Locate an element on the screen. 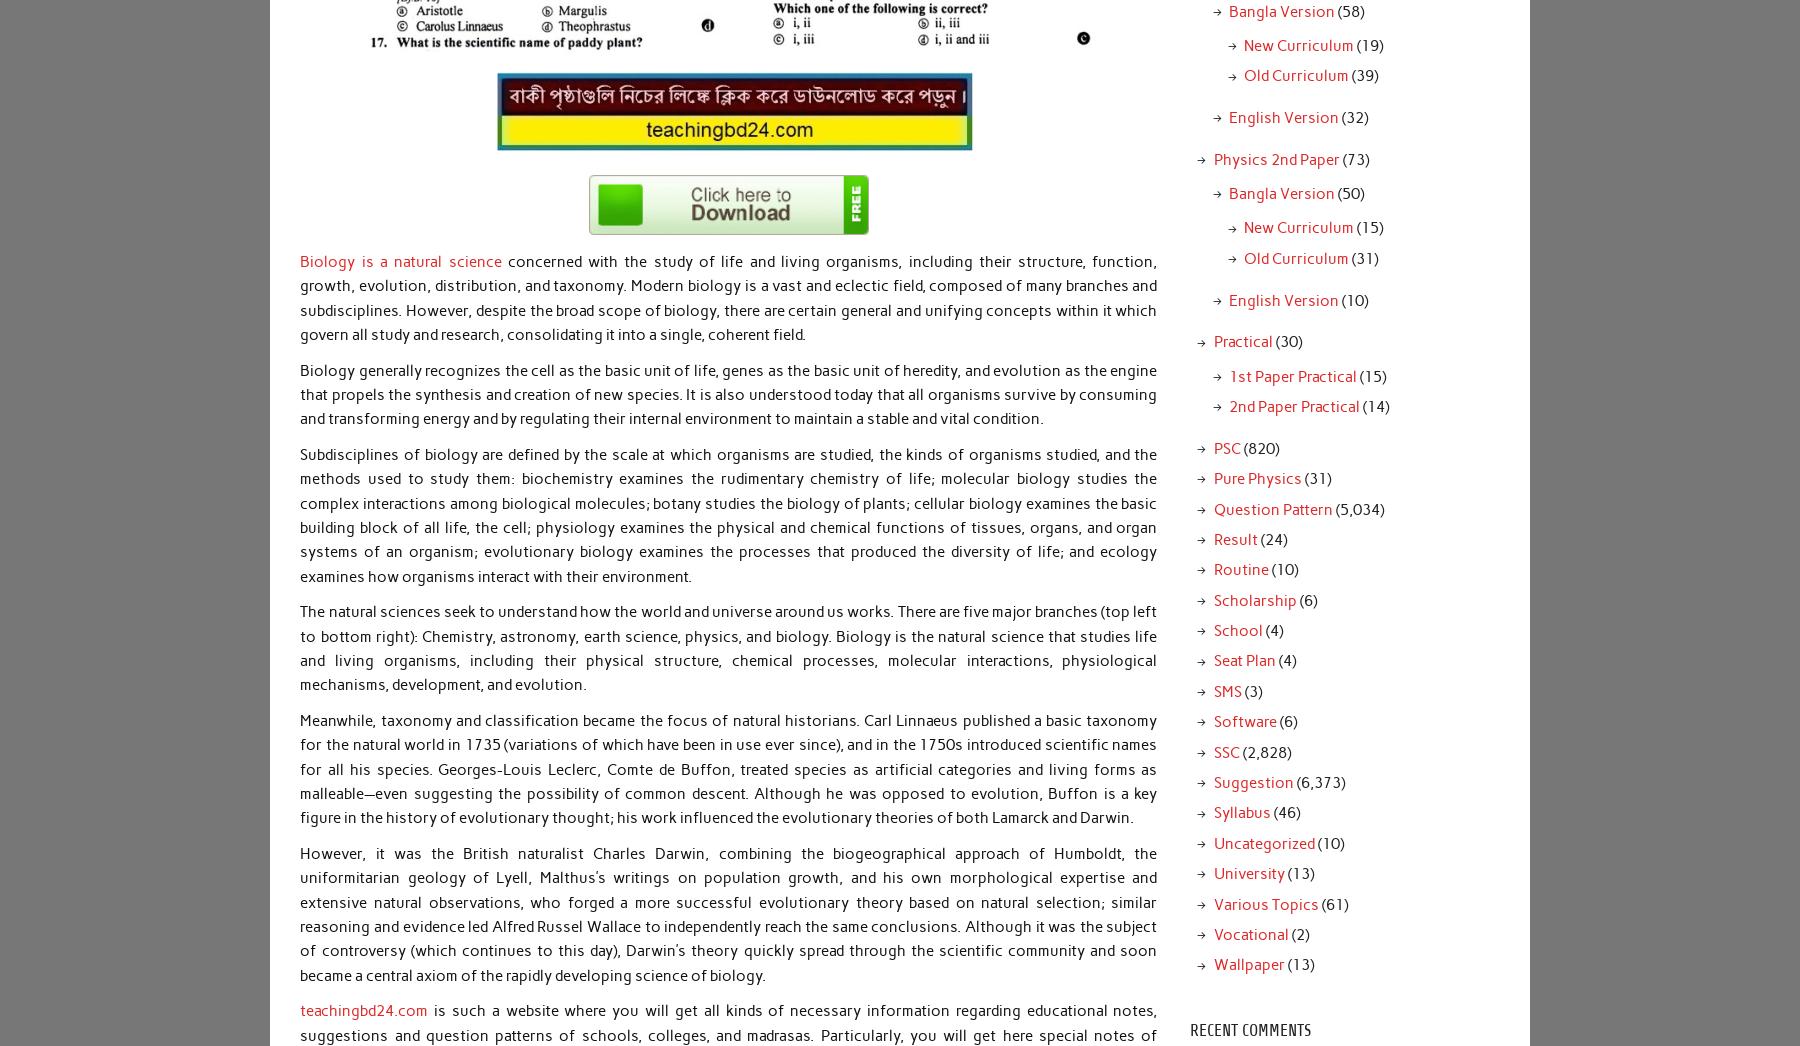 This screenshot has width=1800, height=1046. 'Software' is located at coordinates (1244, 721).